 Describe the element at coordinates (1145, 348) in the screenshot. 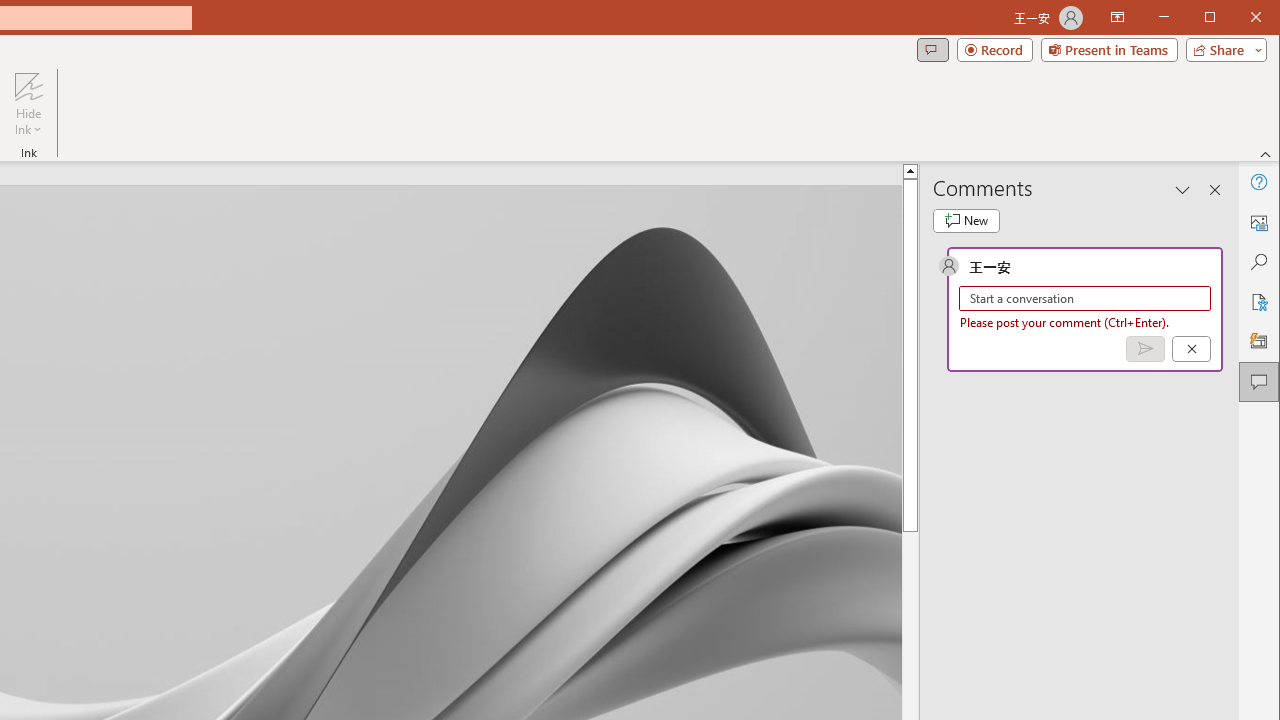

I see `'Post comment (Ctrl + Enter)'` at that location.